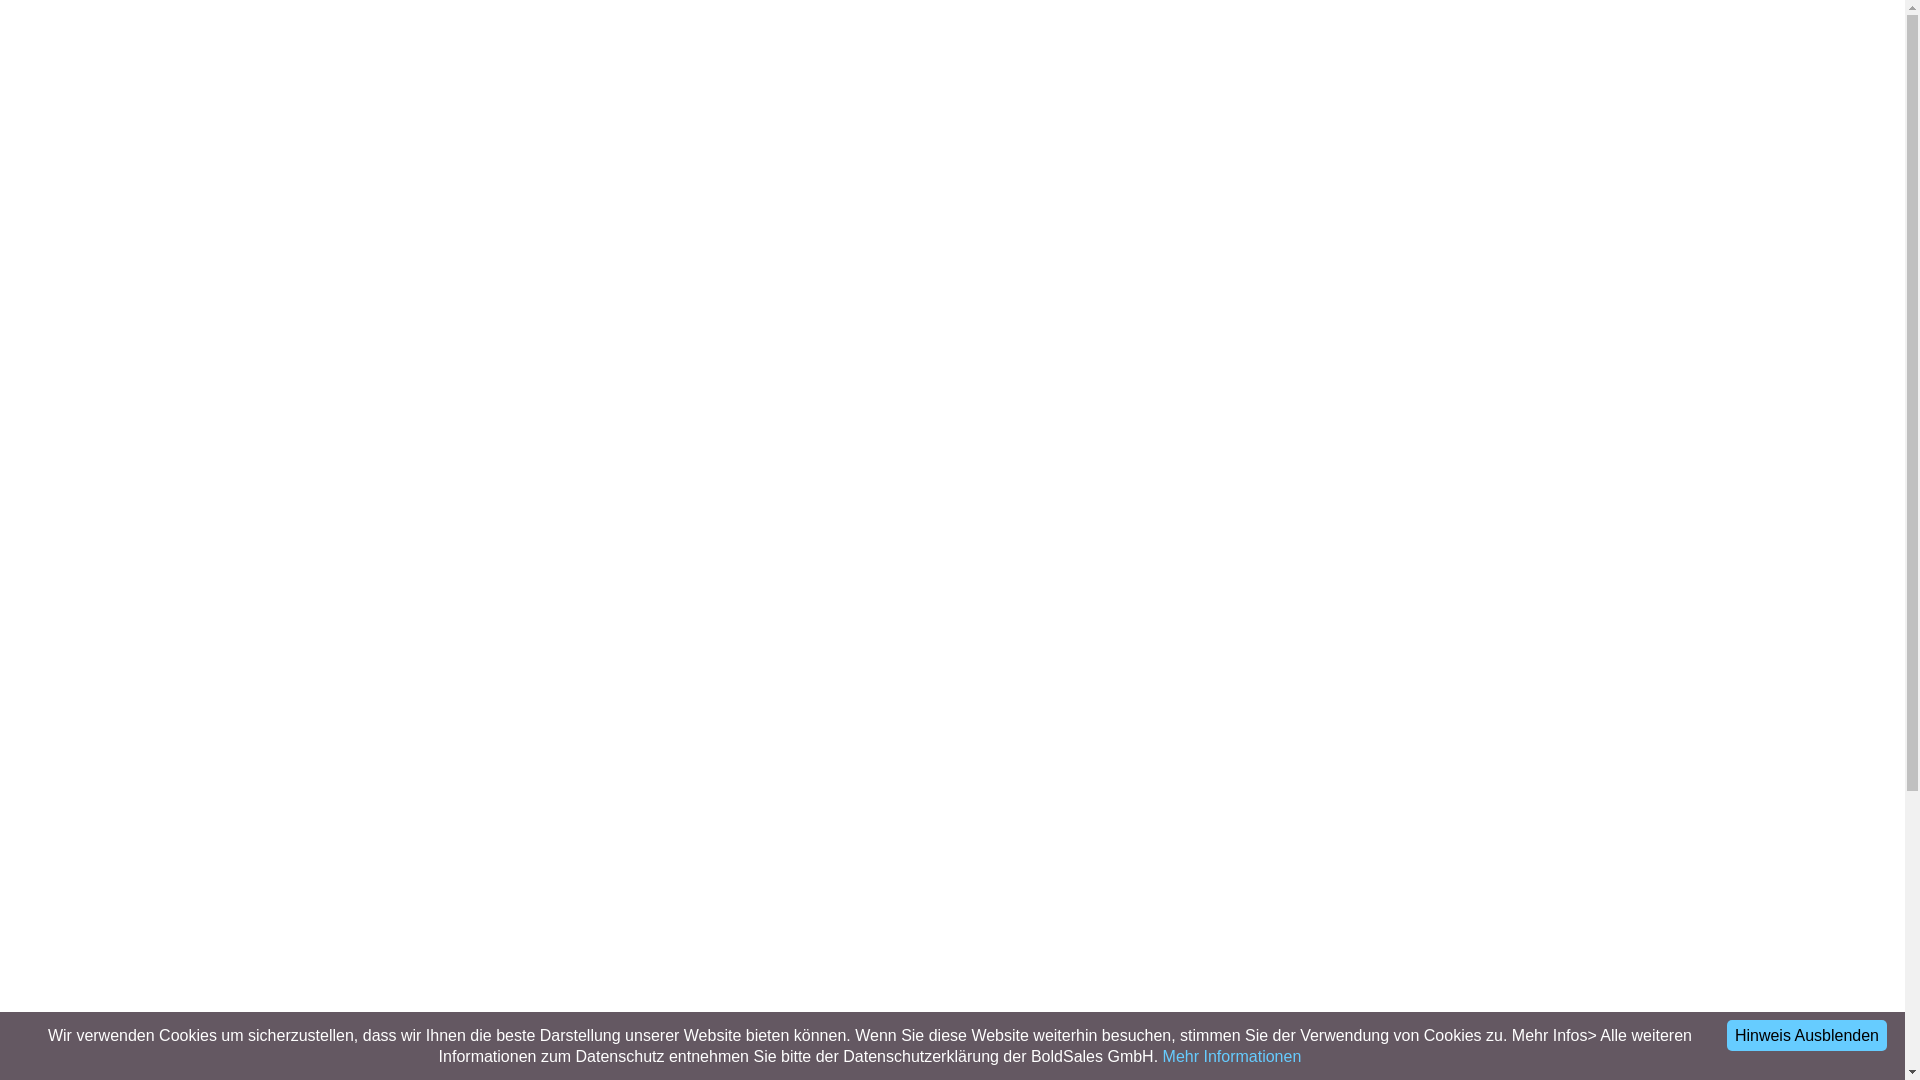 Image resolution: width=1920 pixels, height=1080 pixels. What do you see at coordinates (1162, 1055) in the screenshot?
I see `'Mehr Informationen'` at bounding box center [1162, 1055].